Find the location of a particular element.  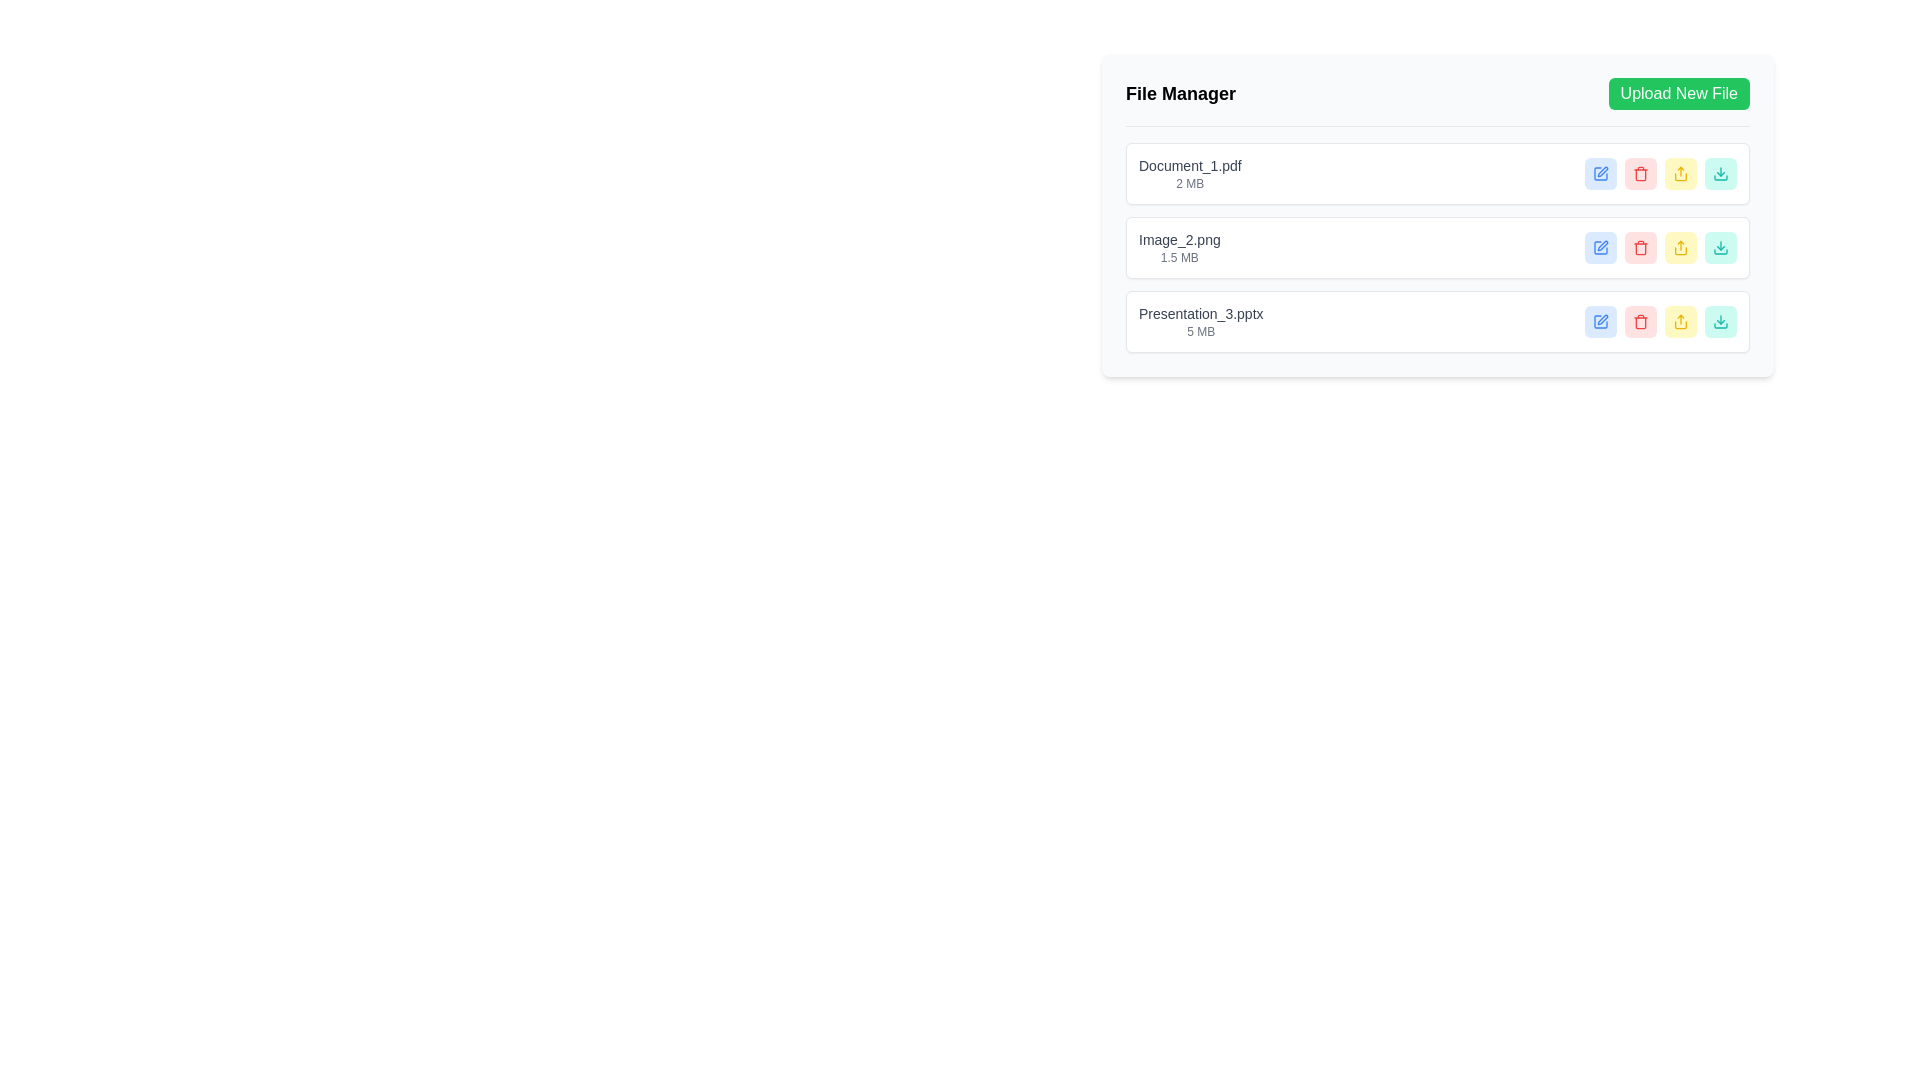

the edit icon (SVG graphic) in the horizontal row of icons next to the 'Presentation_3.pptx' file entry in the 'File Manager' interface is located at coordinates (1603, 319).